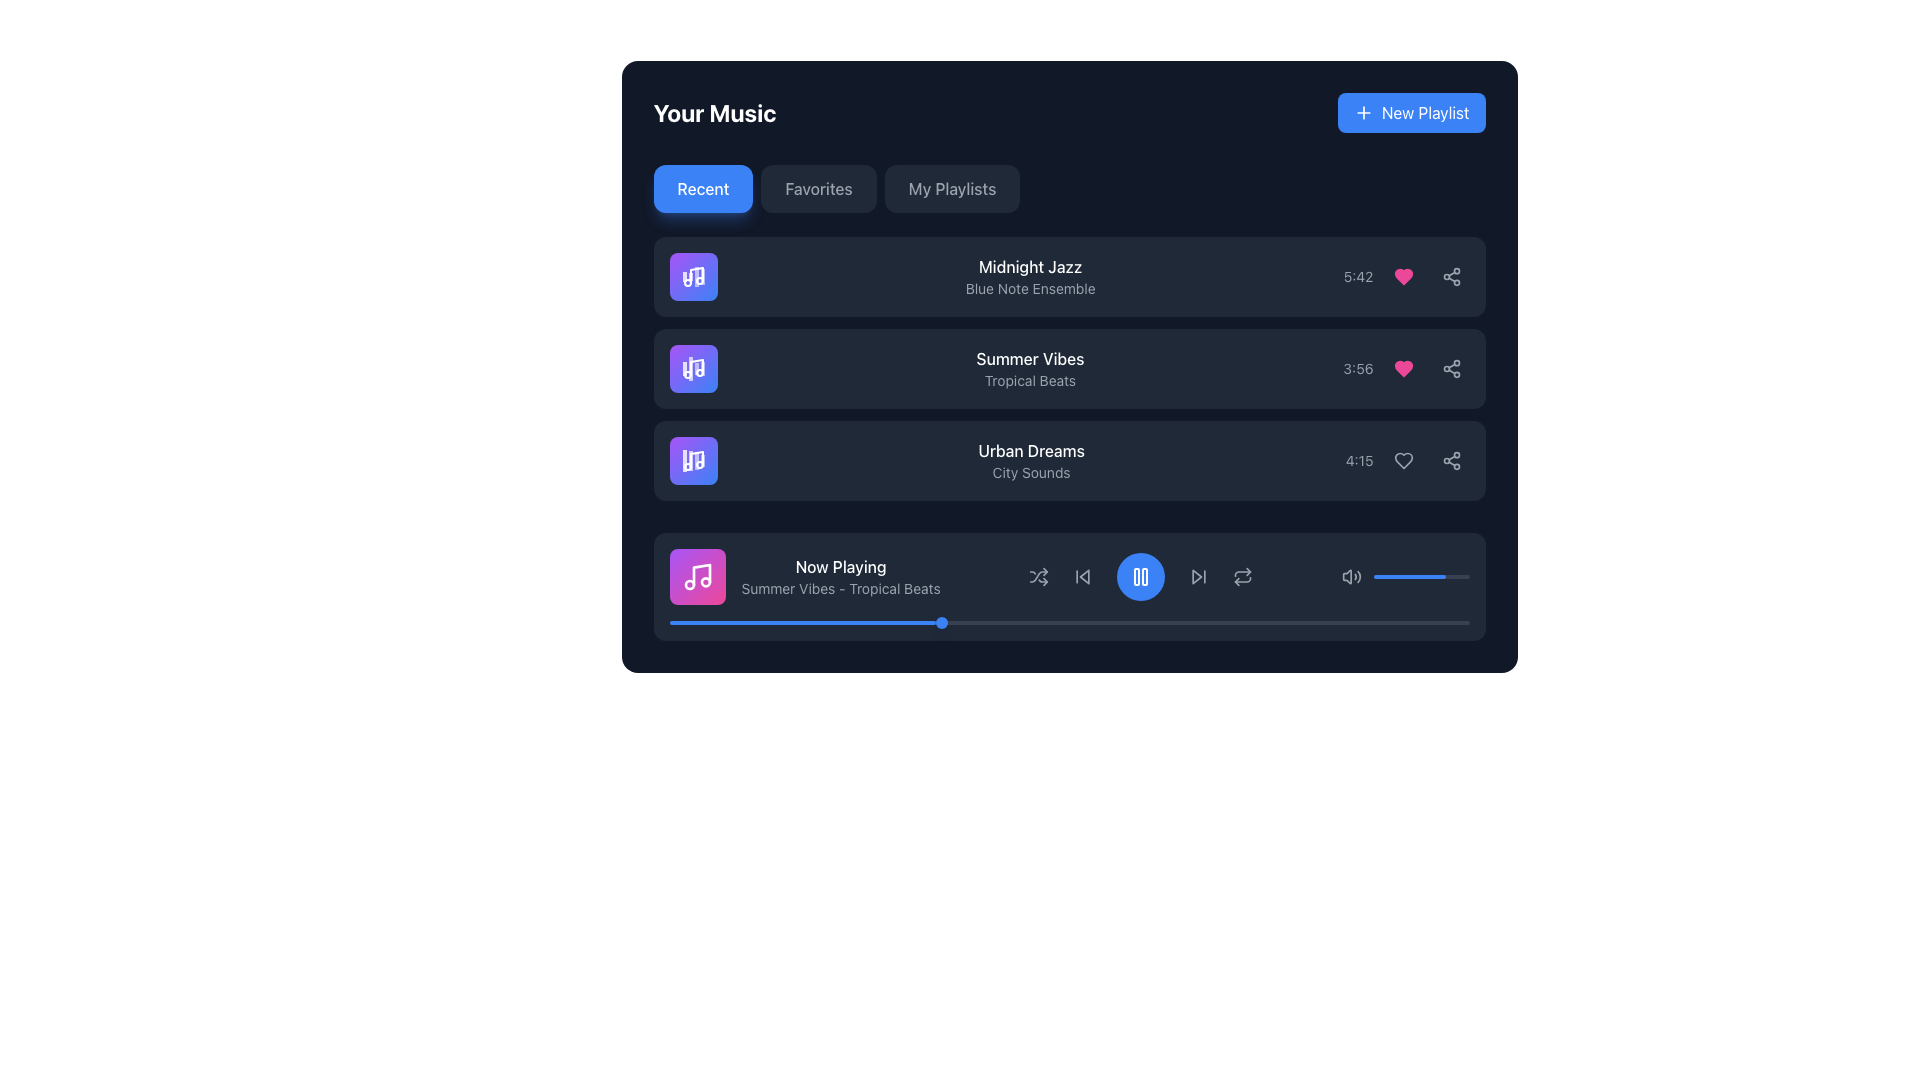 The image size is (1920, 1080). I want to click on the Informational Label with an Icon that displays the currently playing track's title and description, located in the bottom section of the UI near the control bar, so click(805, 577).